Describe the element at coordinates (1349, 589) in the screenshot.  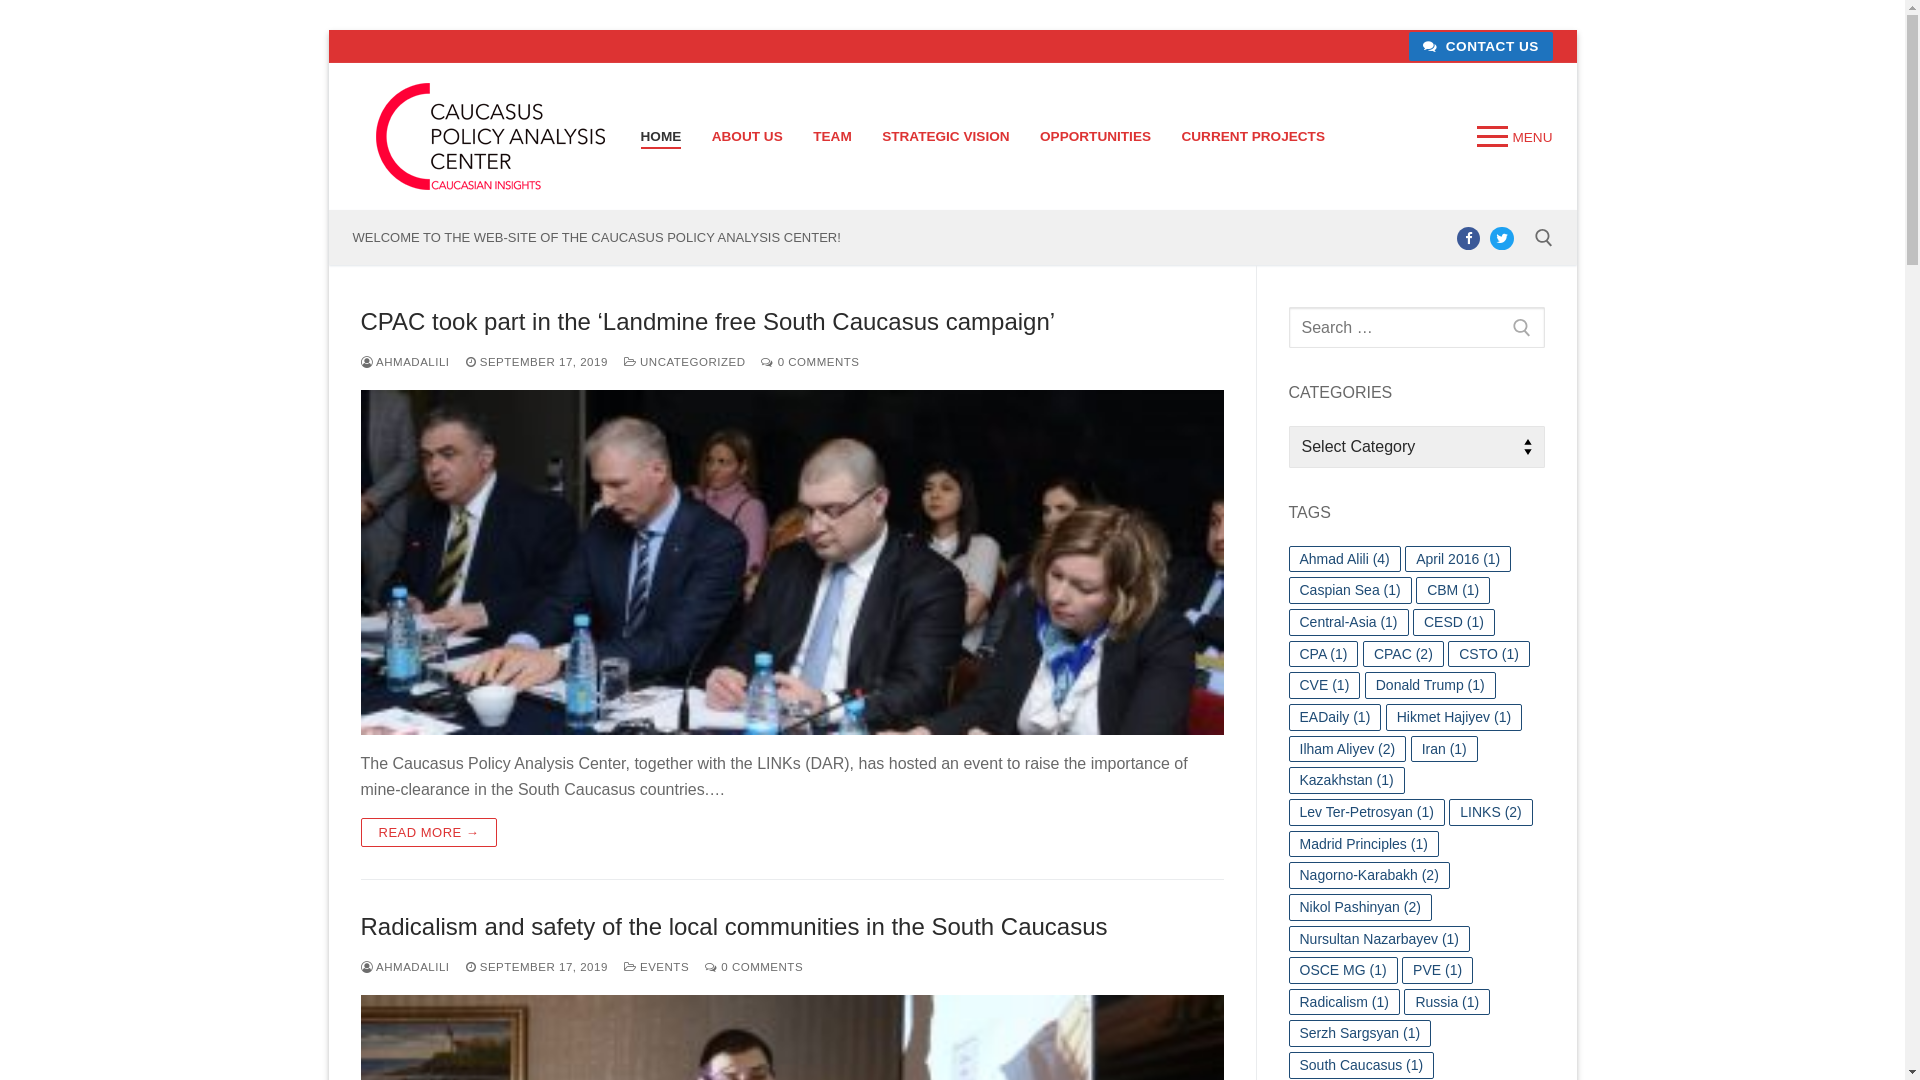
I see `'Caspian Sea (1)'` at that location.